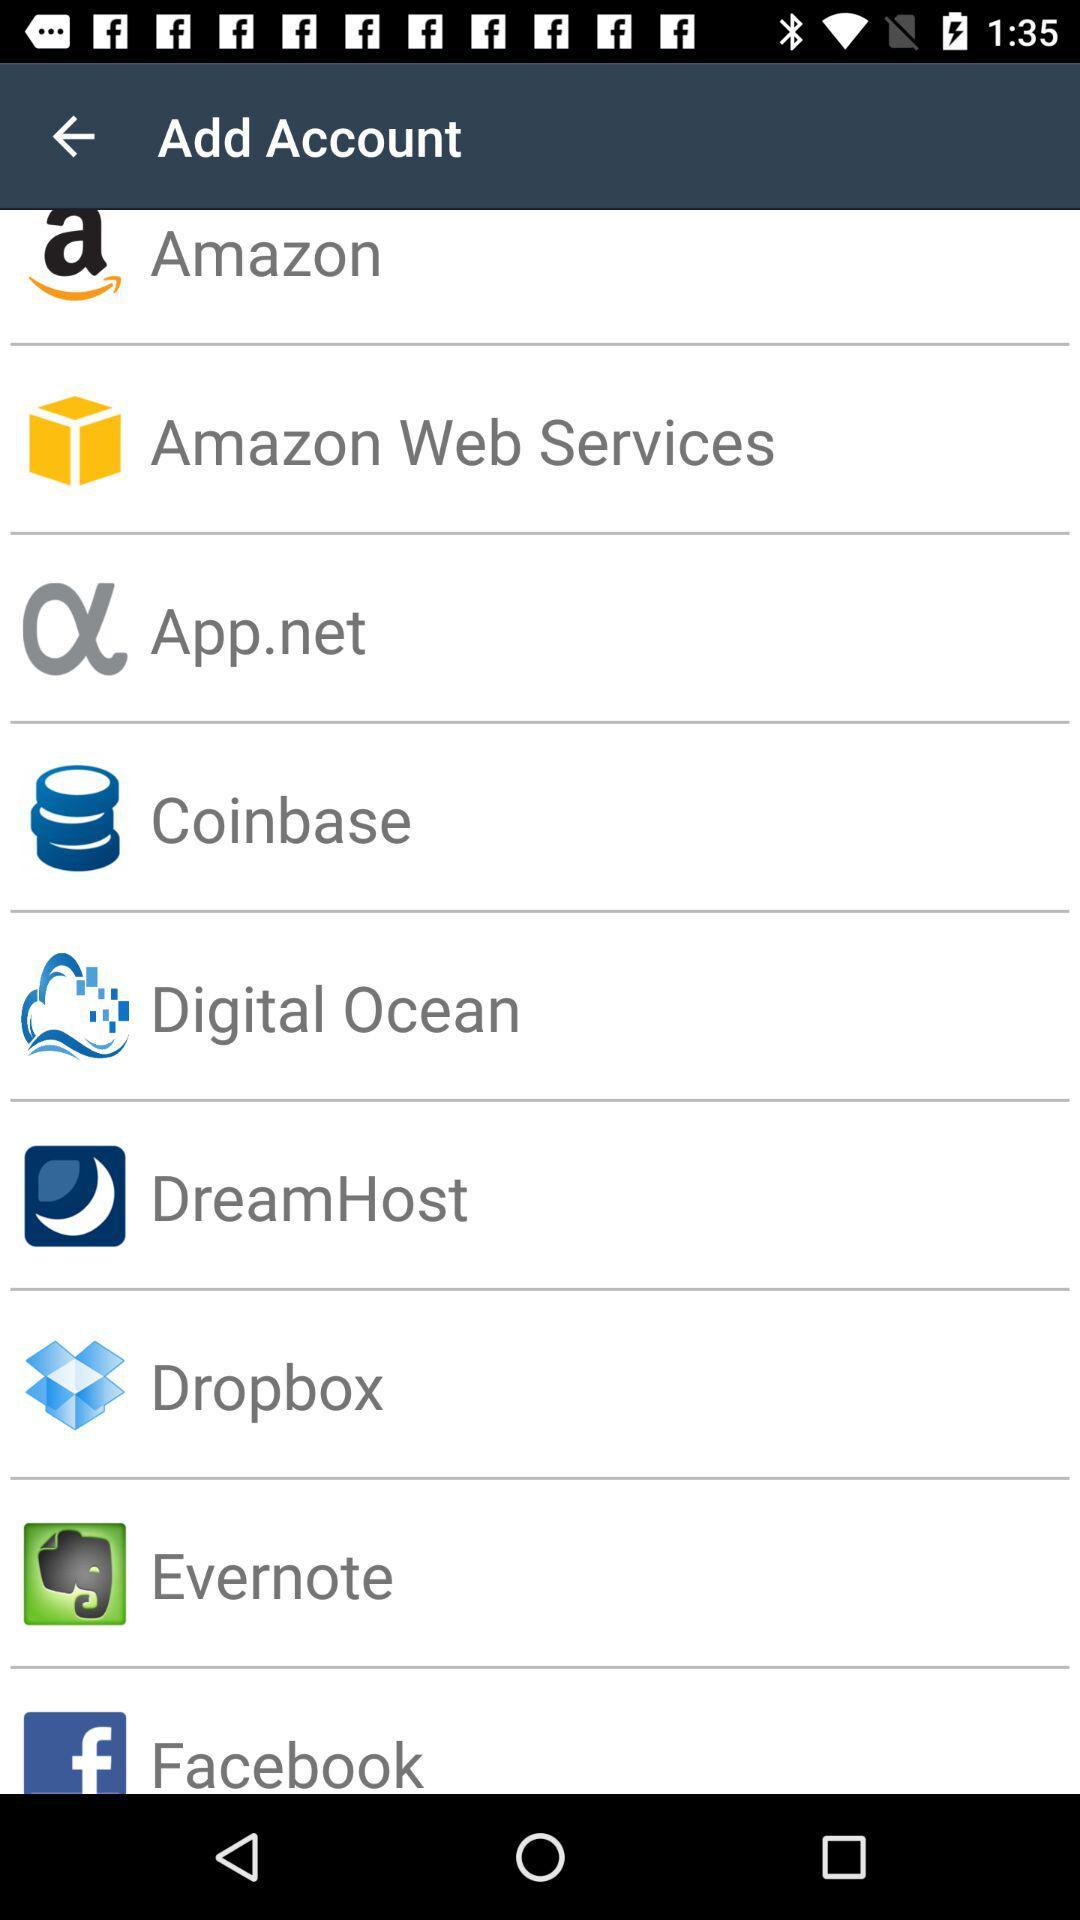  Describe the element at coordinates (613, 1196) in the screenshot. I see `dreamhost` at that location.